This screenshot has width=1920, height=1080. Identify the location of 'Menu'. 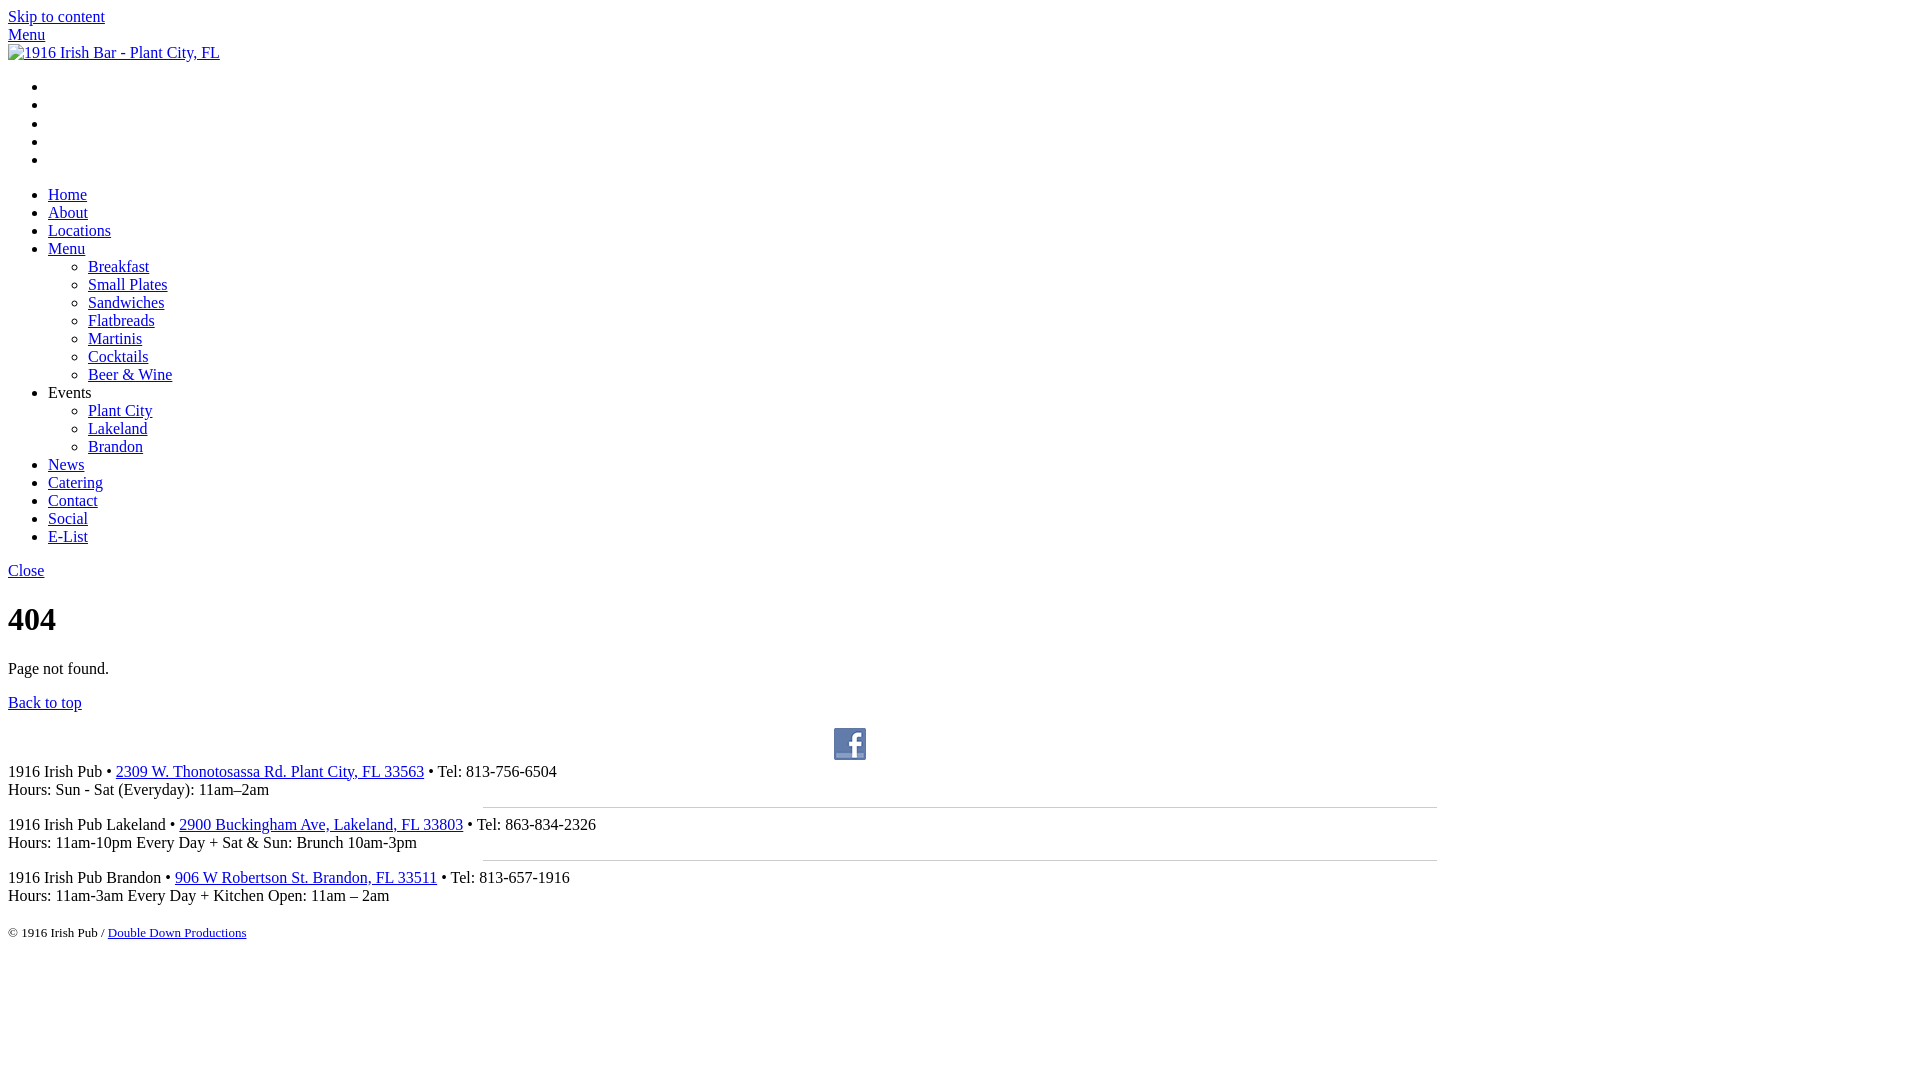
(8, 34).